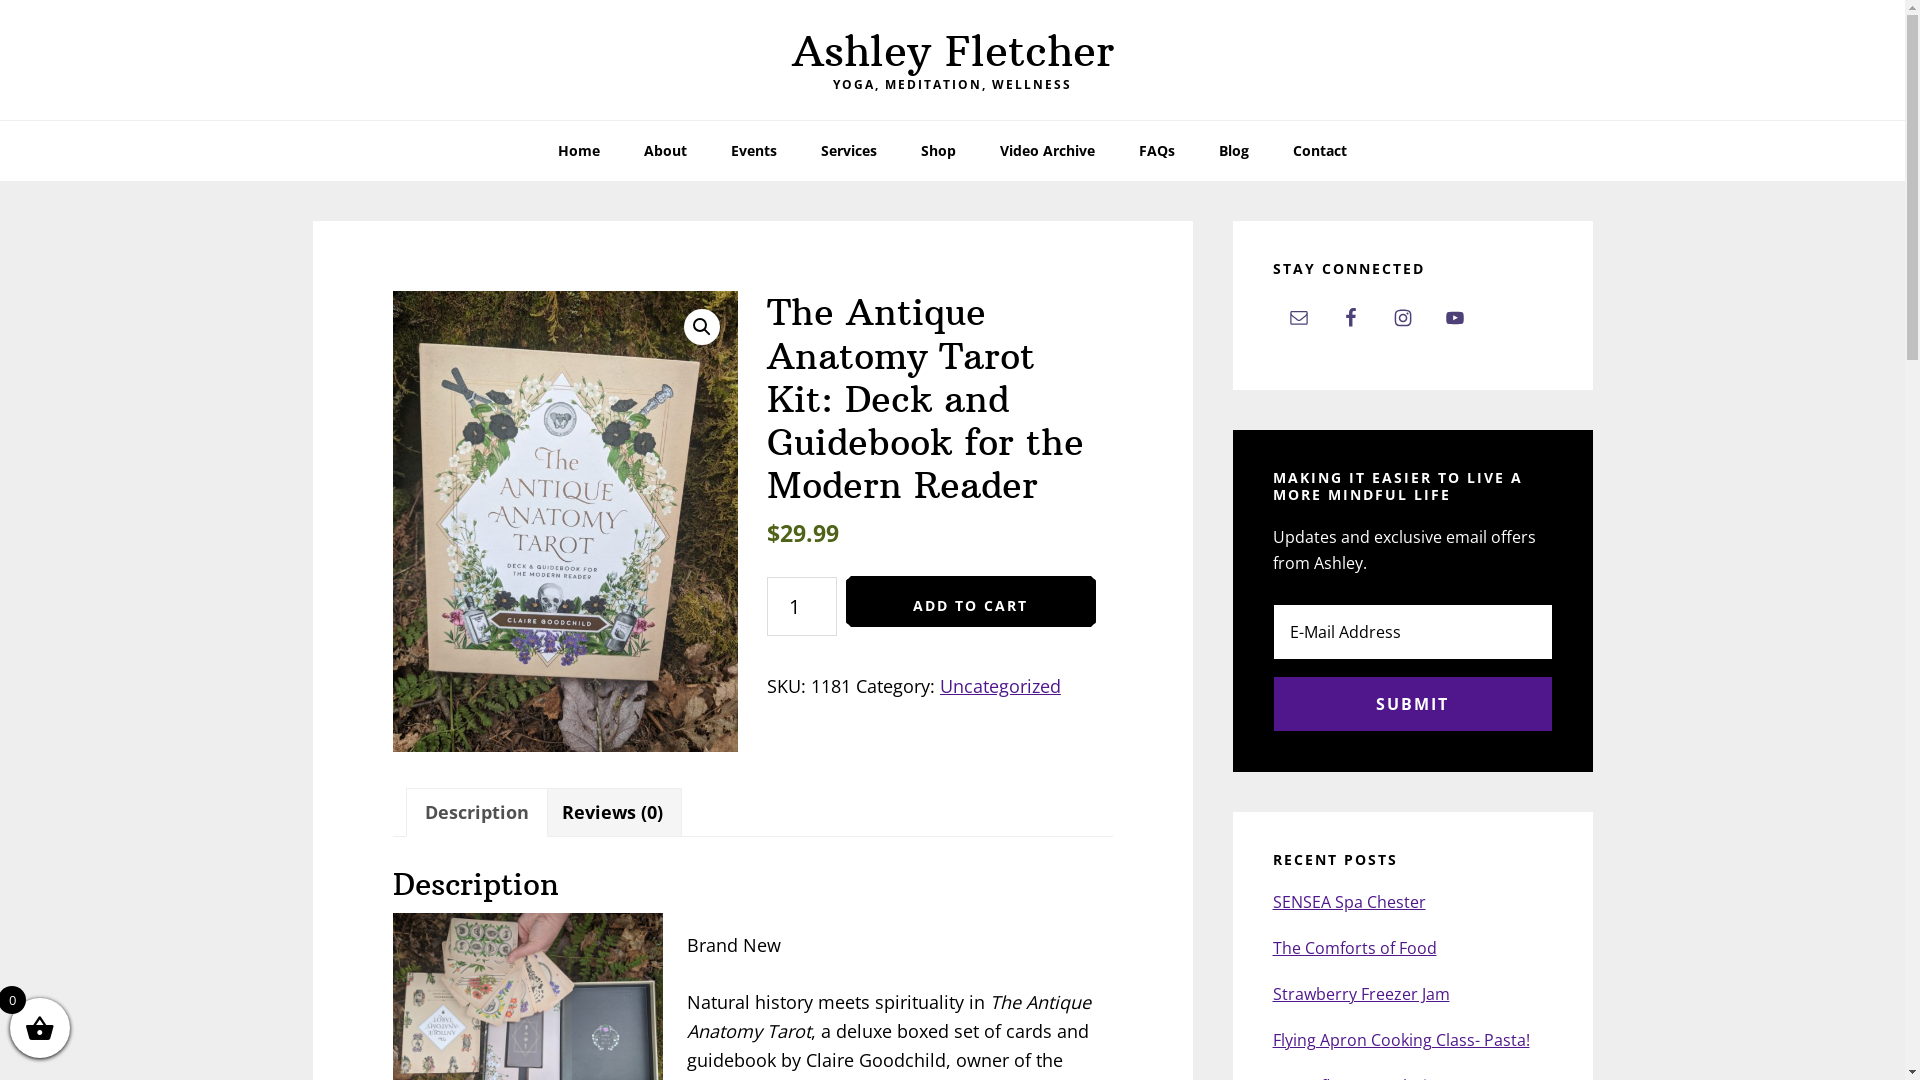 Image resolution: width=1920 pixels, height=1080 pixels. What do you see at coordinates (537, 149) in the screenshot?
I see `'Home'` at bounding box center [537, 149].